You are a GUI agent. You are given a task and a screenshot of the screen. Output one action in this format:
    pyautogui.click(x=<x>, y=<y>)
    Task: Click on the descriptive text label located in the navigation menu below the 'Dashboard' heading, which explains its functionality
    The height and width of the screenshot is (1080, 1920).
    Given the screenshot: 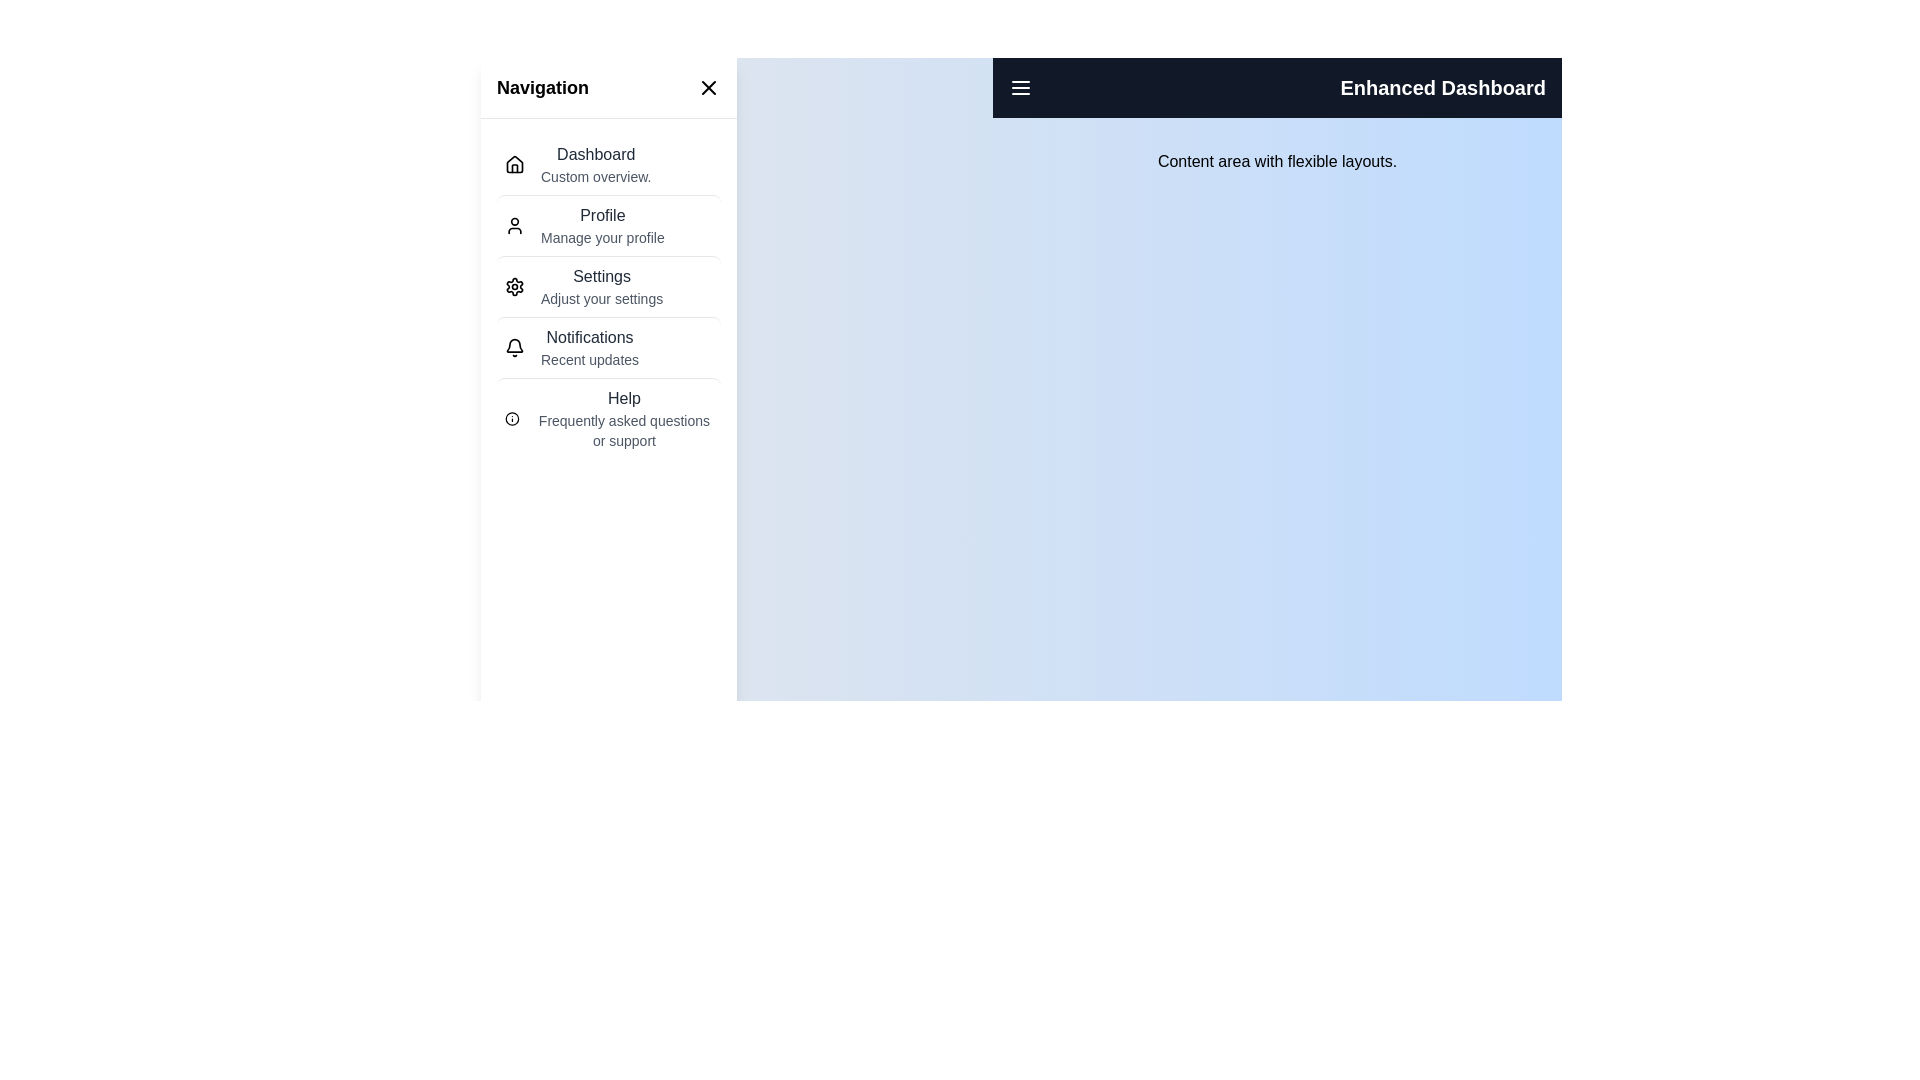 What is the action you would take?
    pyautogui.click(x=595, y=176)
    